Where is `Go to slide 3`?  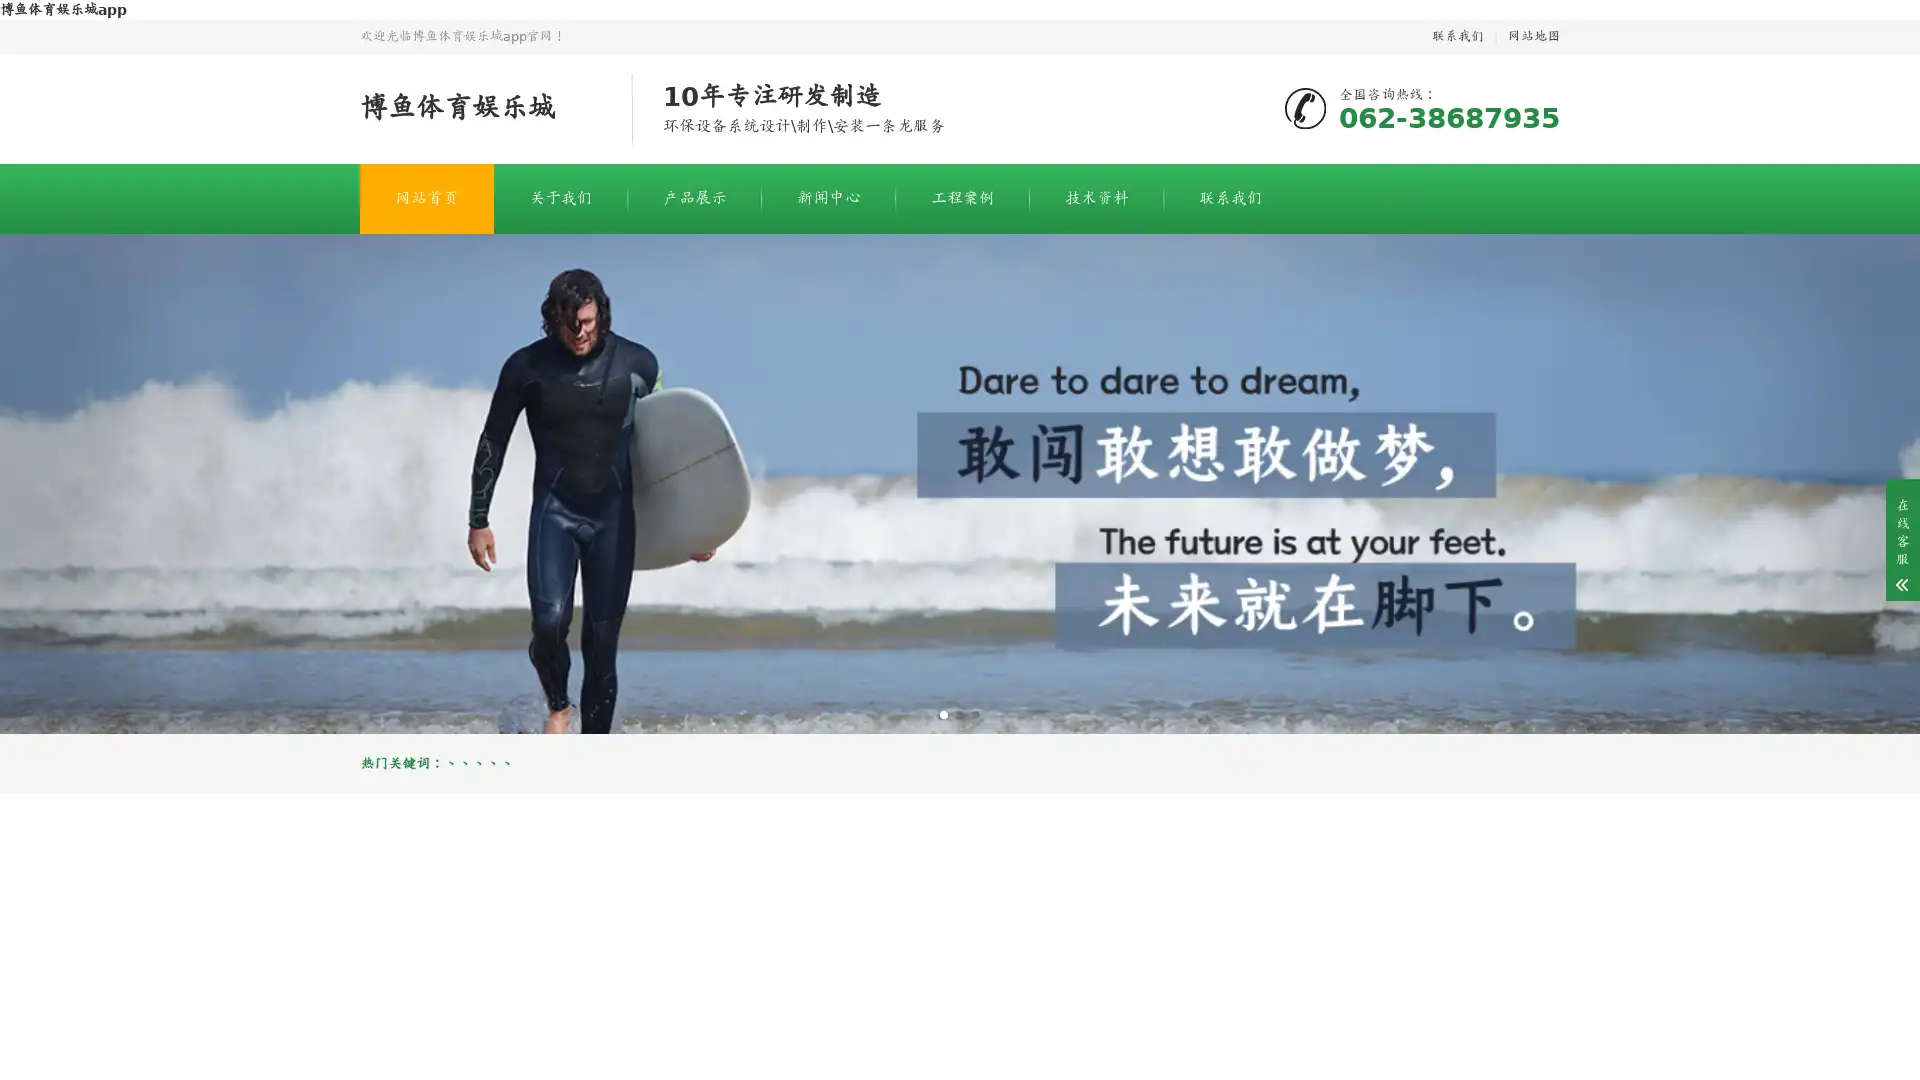 Go to slide 3 is located at coordinates (975, 713).